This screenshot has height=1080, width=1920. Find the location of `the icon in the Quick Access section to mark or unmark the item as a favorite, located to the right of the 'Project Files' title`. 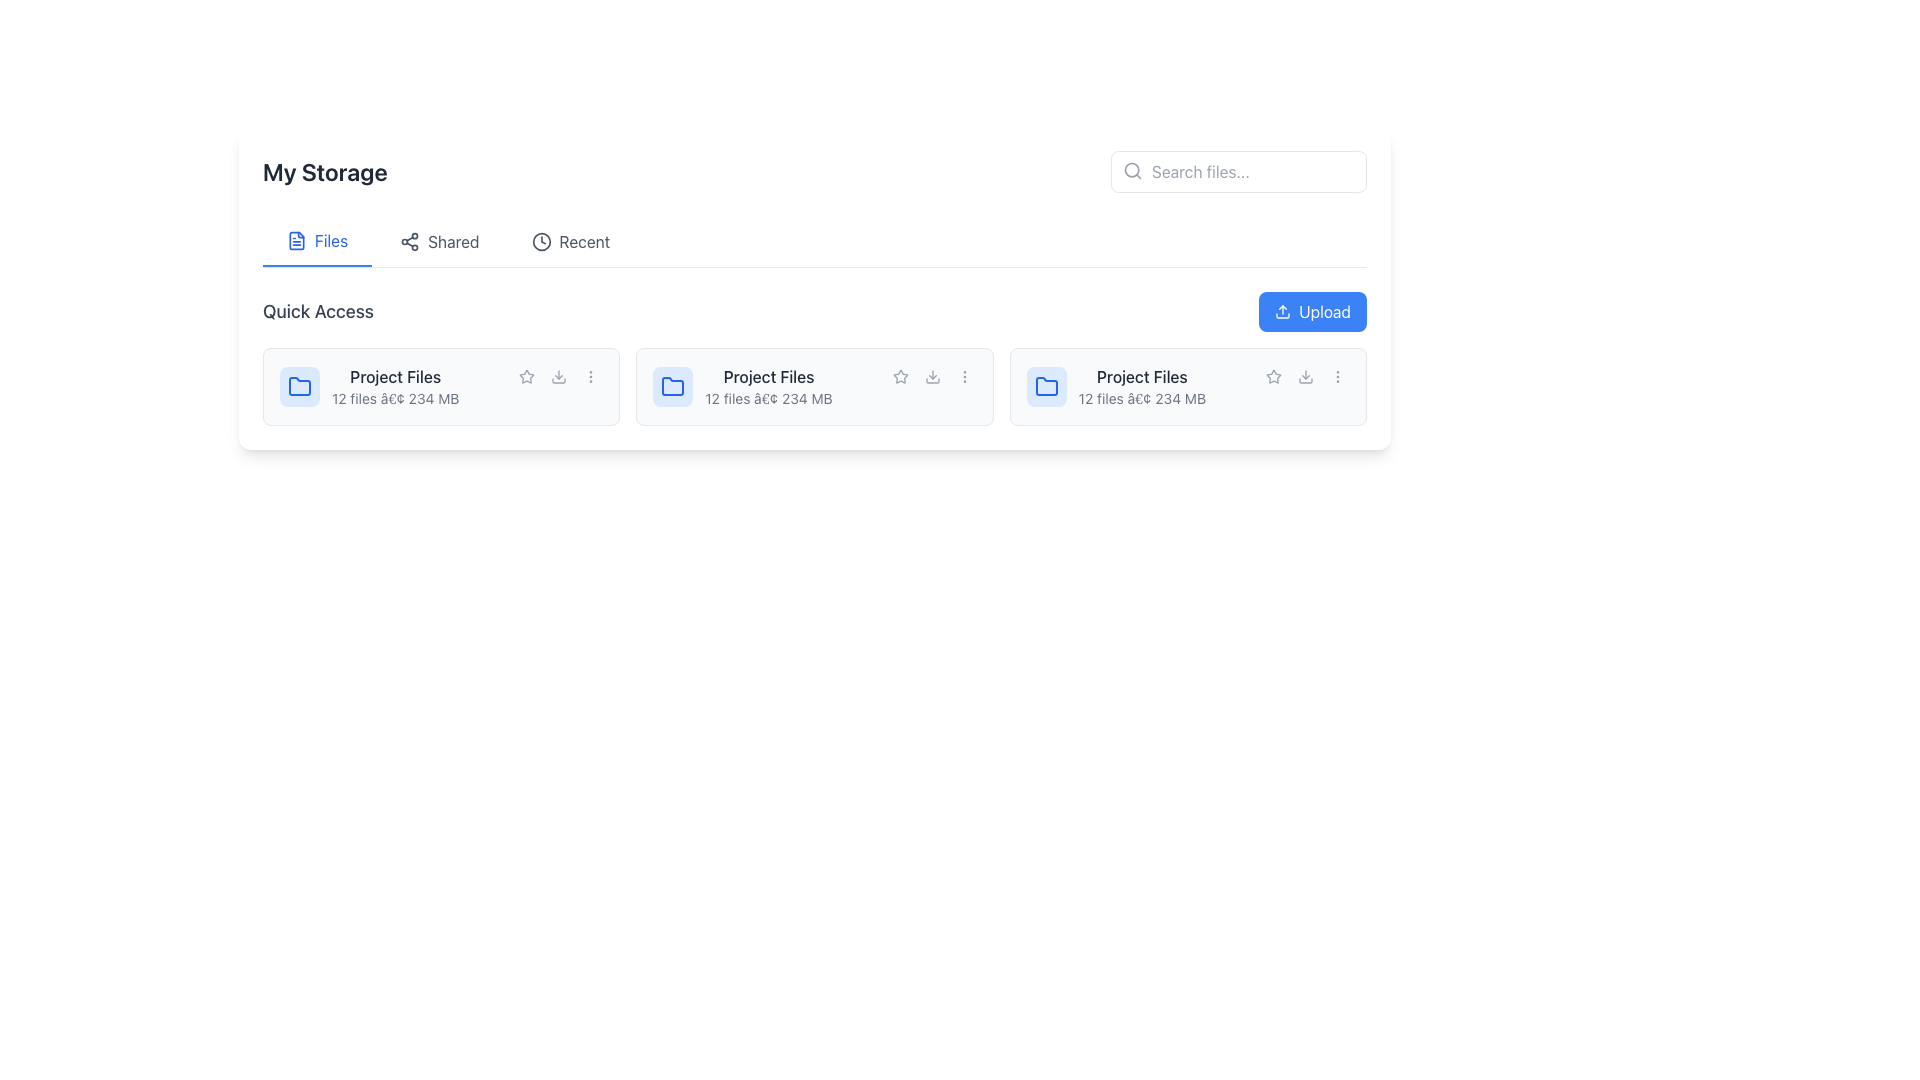

the icon in the Quick Access section to mark or unmark the item as a favorite, located to the right of the 'Project Files' title is located at coordinates (527, 377).